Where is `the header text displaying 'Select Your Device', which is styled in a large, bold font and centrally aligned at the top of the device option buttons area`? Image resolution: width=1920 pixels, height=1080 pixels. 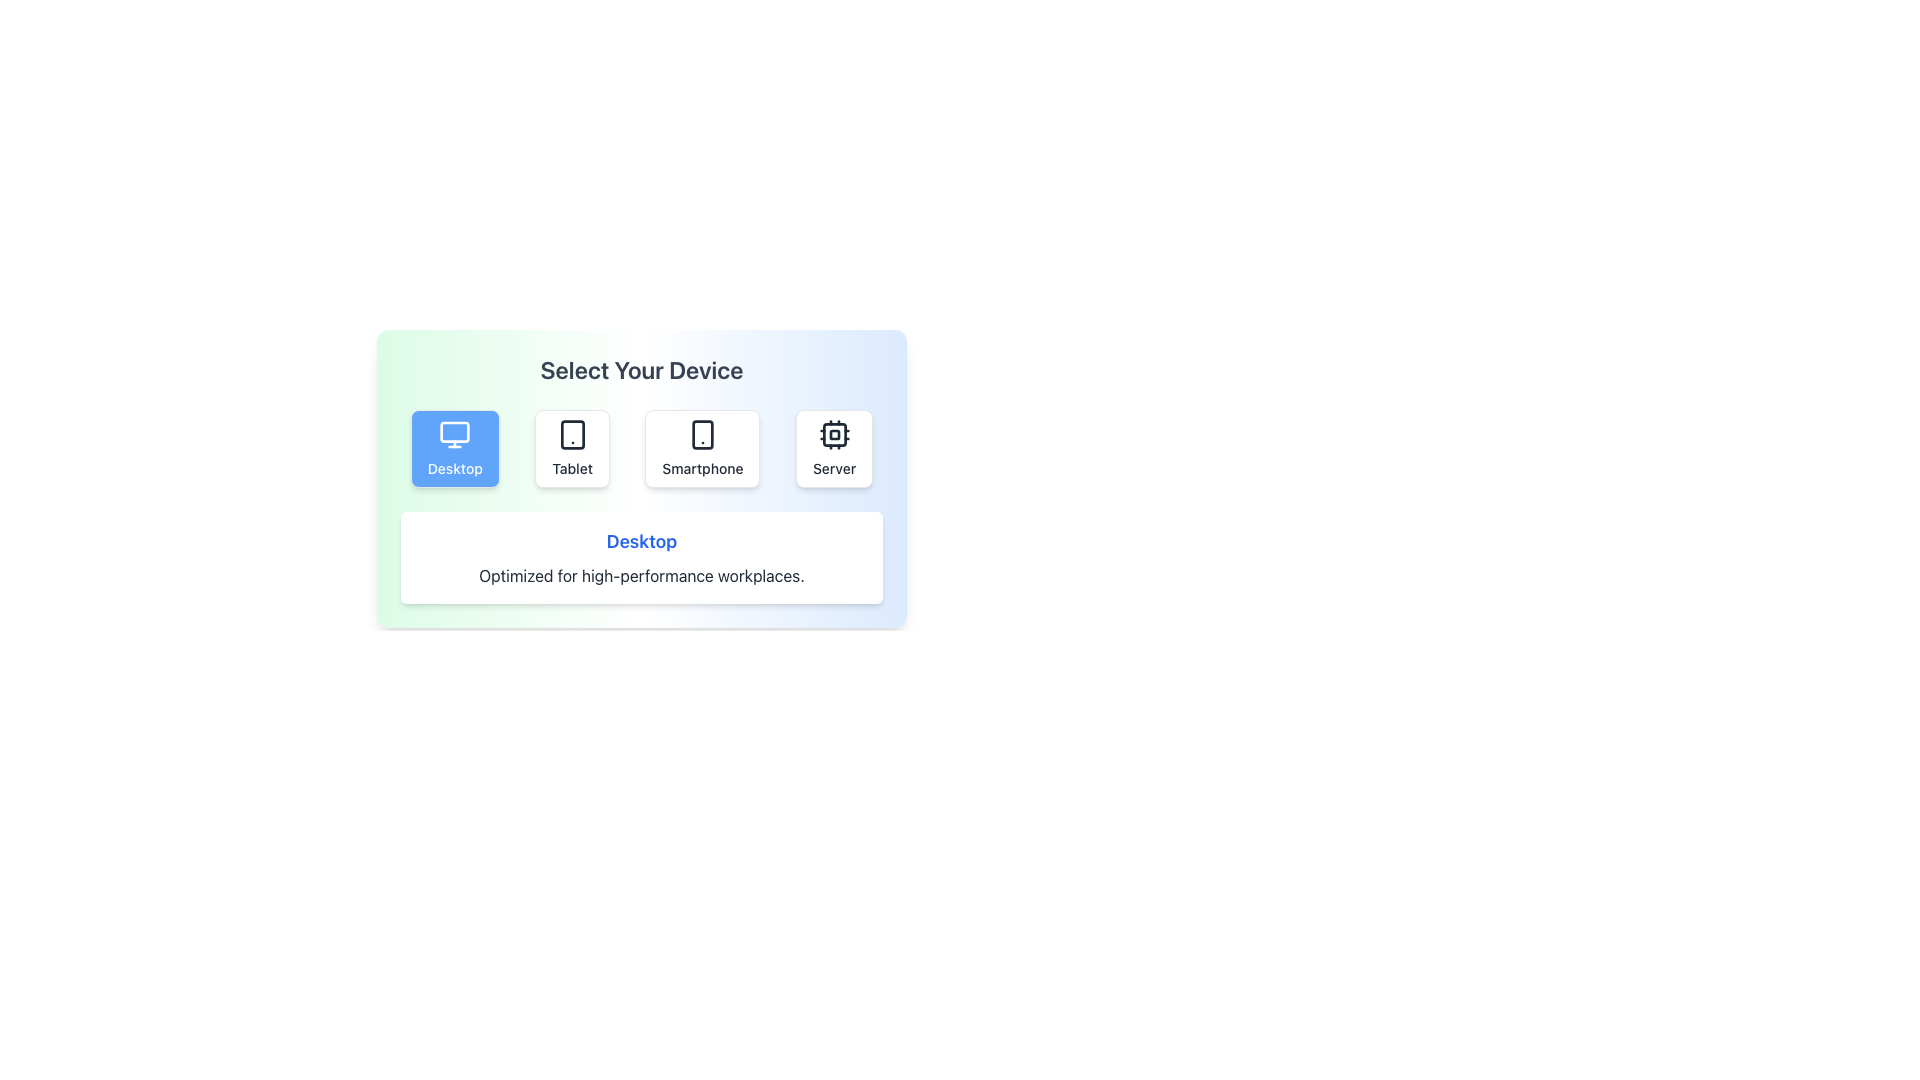 the header text displaying 'Select Your Device', which is styled in a large, bold font and centrally aligned at the top of the device option buttons area is located at coordinates (642, 370).